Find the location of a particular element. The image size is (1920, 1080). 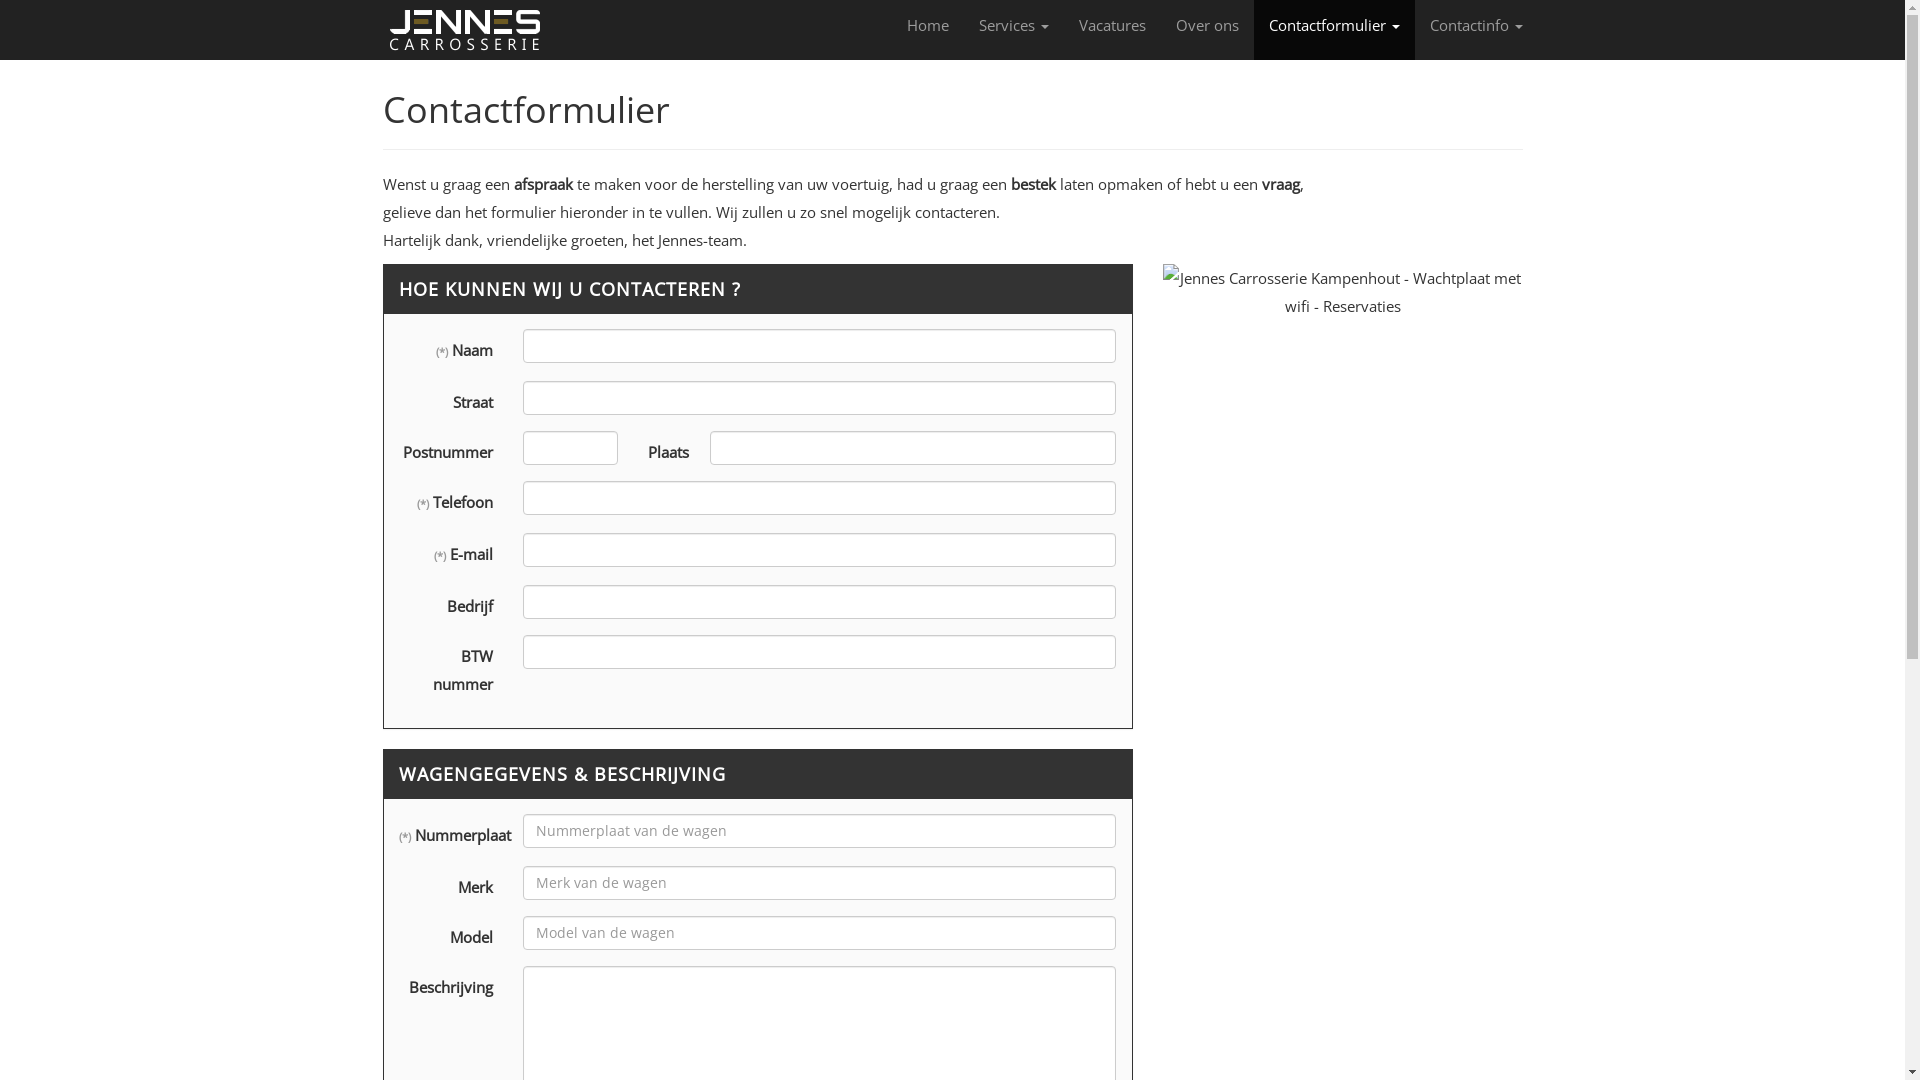

'Vacatures' is located at coordinates (1111, 24).